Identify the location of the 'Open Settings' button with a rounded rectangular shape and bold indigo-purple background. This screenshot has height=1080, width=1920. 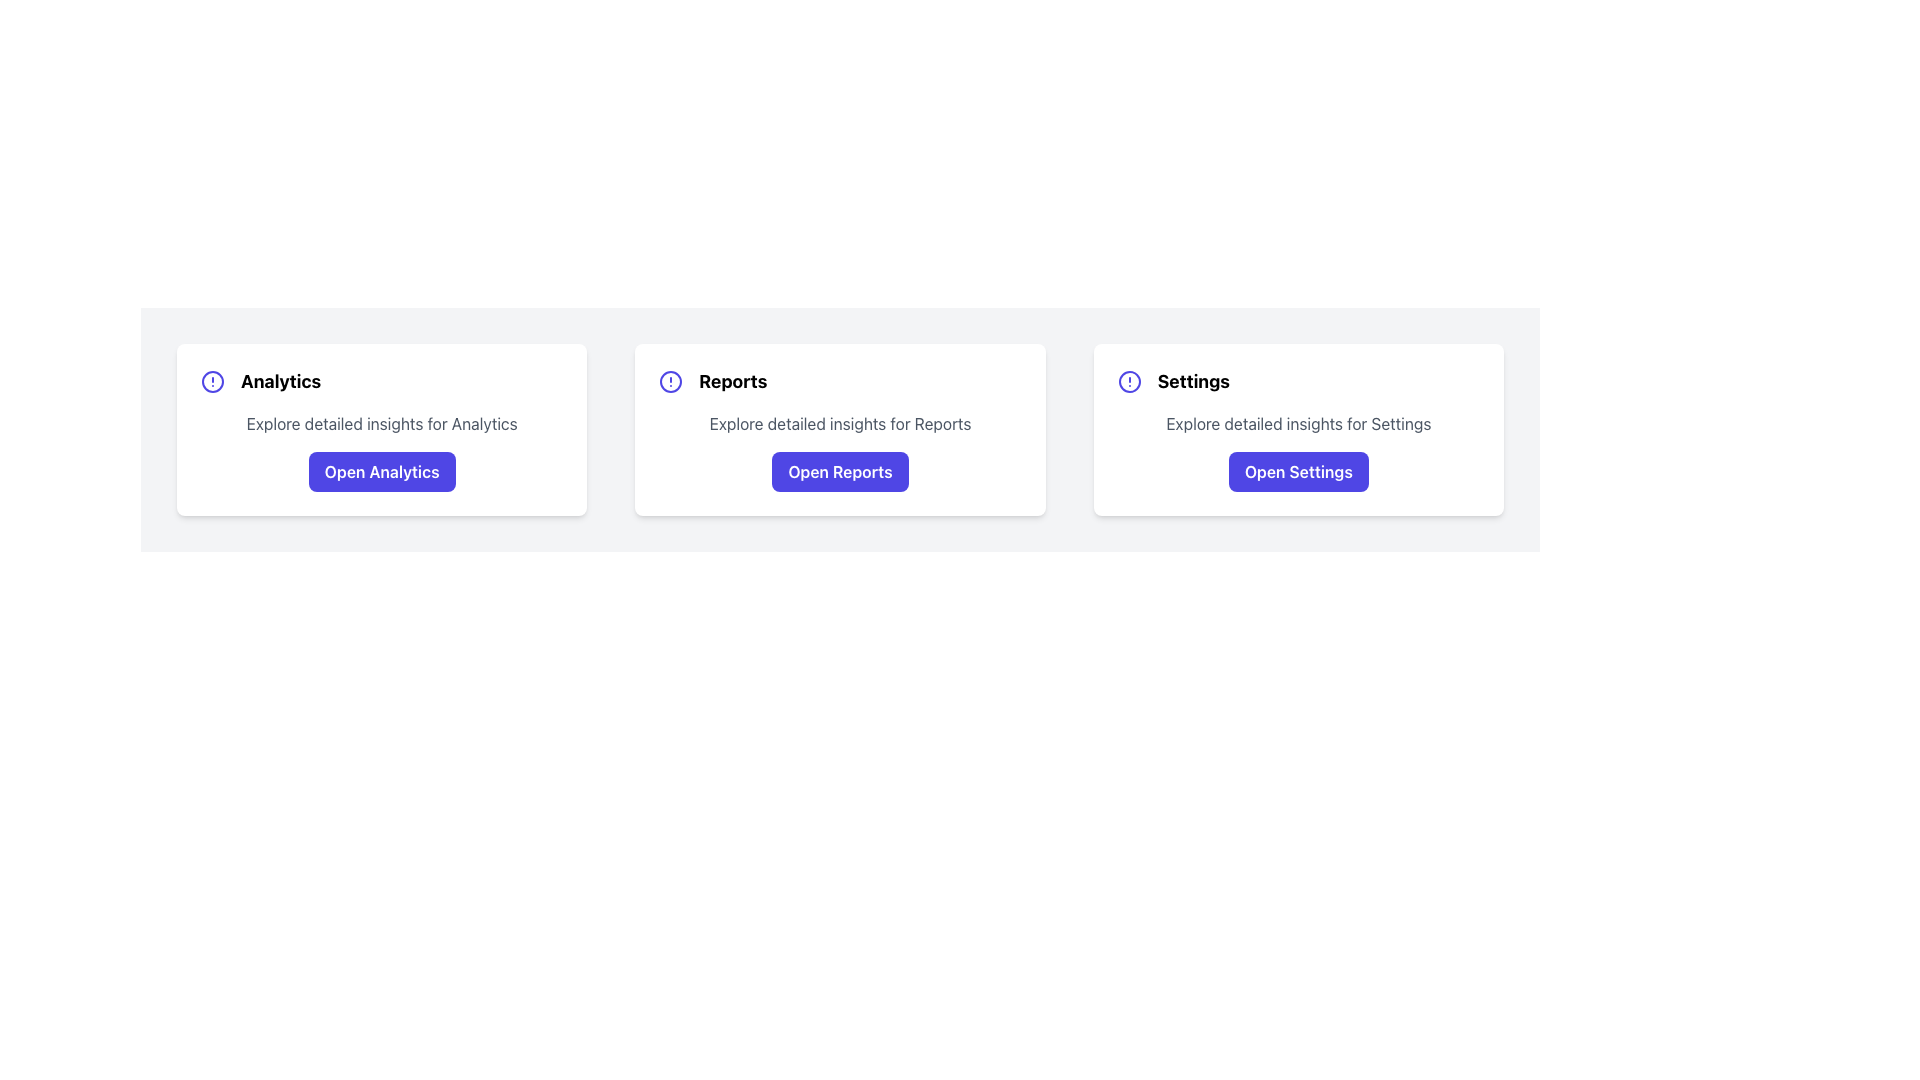
(1298, 471).